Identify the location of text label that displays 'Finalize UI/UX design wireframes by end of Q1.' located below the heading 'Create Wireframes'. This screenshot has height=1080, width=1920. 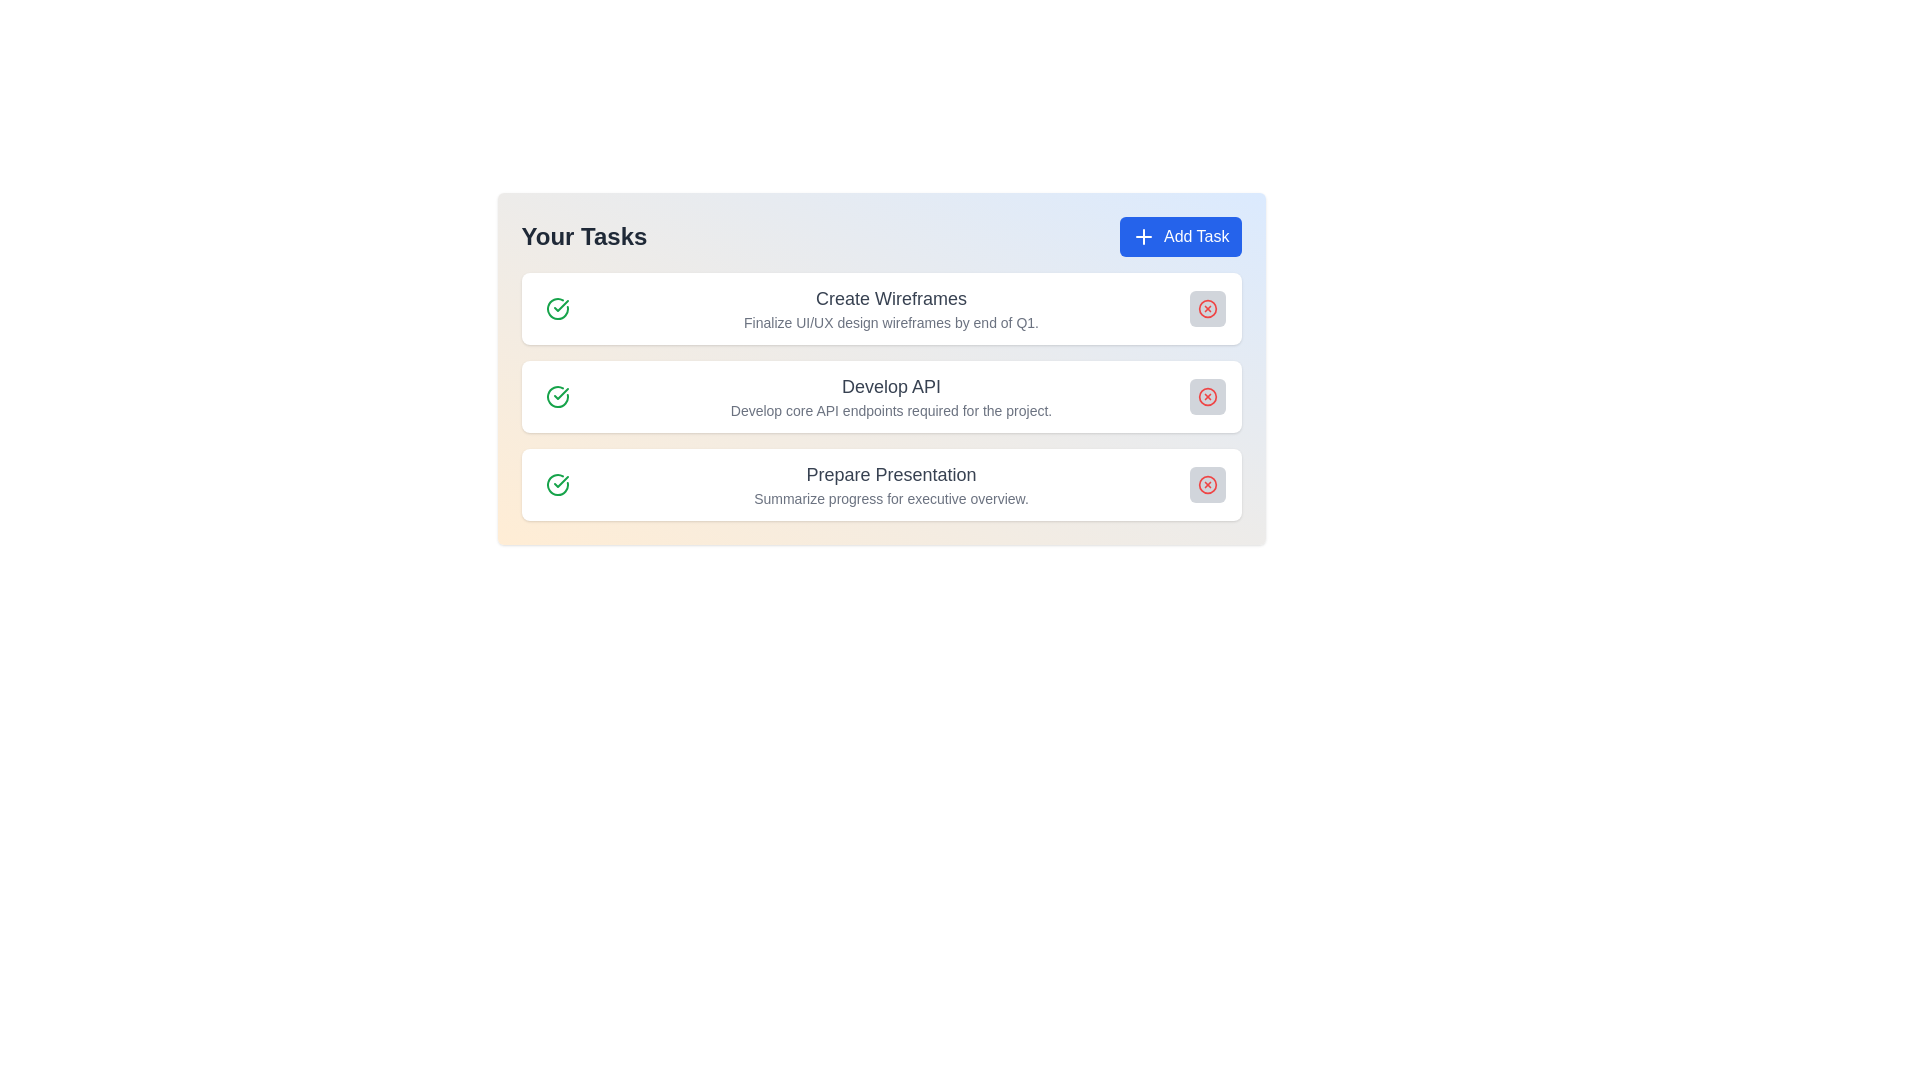
(890, 322).